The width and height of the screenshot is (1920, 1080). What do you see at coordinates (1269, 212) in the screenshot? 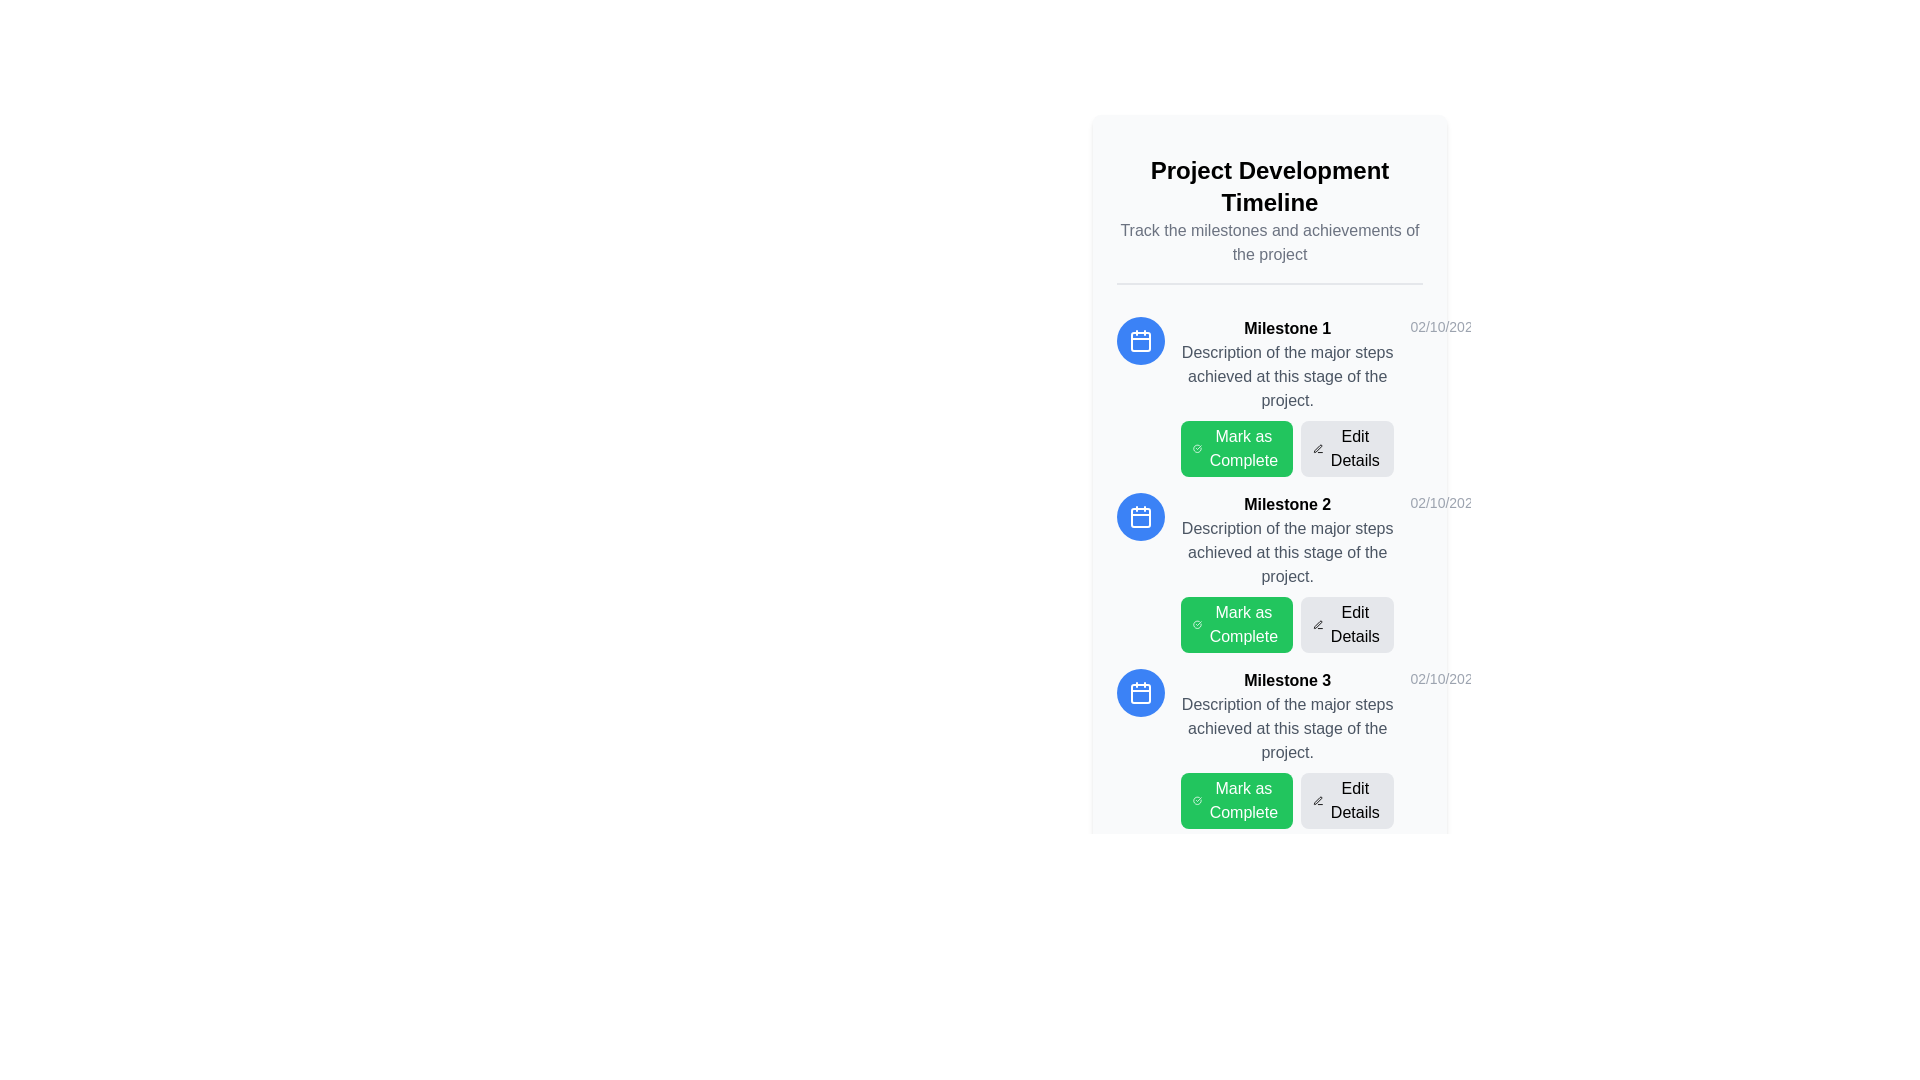
I see `the static text-based heading and subtitle element that serves as an introductory description for the project development milestones, located centrally at the top of the layout` at bounding box center [1269, 212].